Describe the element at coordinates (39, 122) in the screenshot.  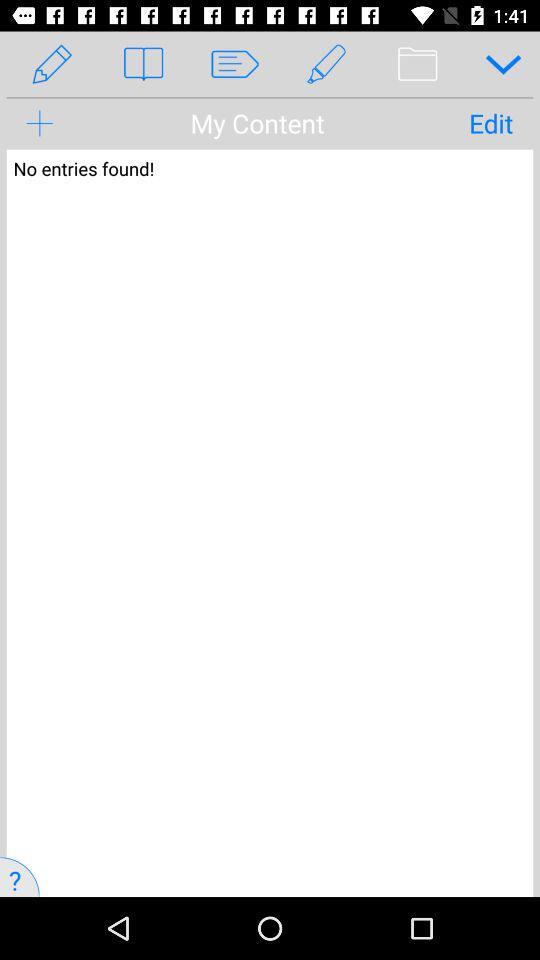
I see `the add icon` at that location.